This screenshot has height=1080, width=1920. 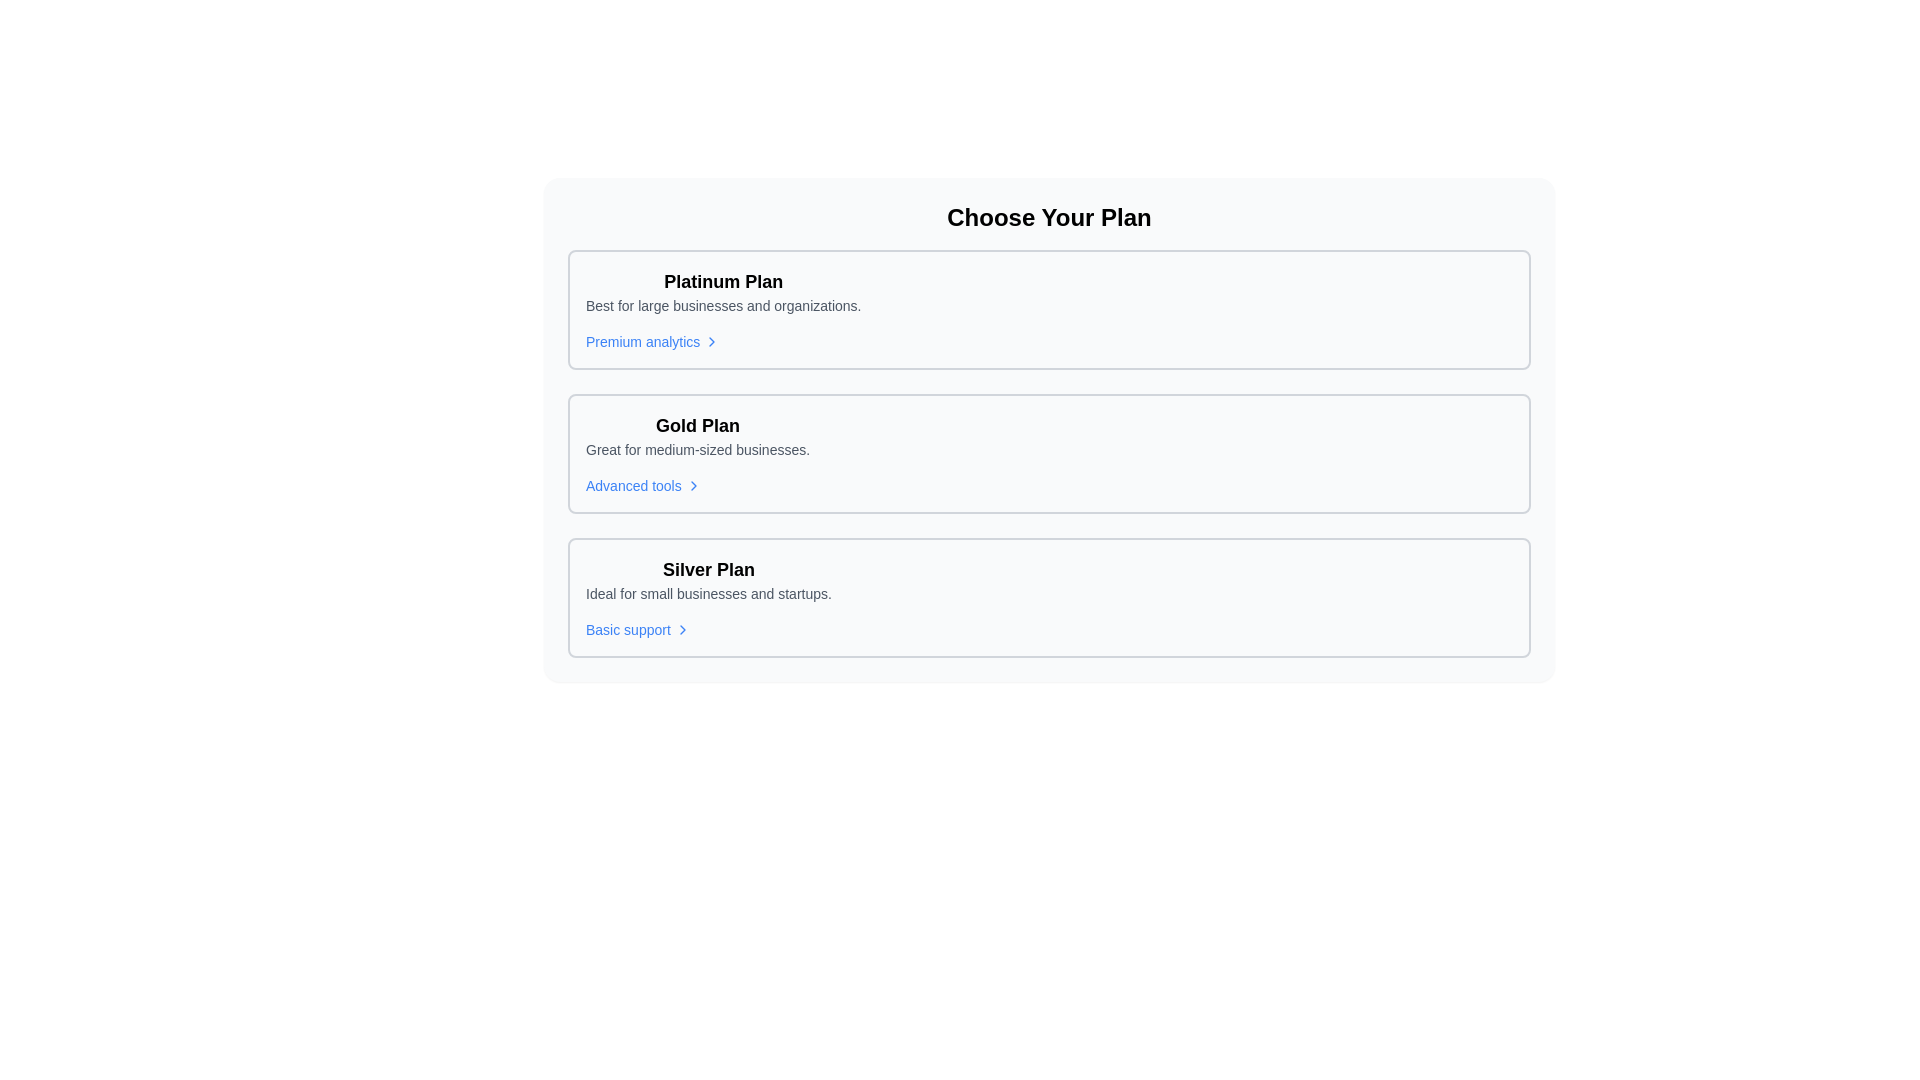 I want to click on the text element displaying 'Gold Plan' which is positioned in the center of the list of plans, between 'Platinum Plan' and 'Silver Plan', so click(x=698, y=434).